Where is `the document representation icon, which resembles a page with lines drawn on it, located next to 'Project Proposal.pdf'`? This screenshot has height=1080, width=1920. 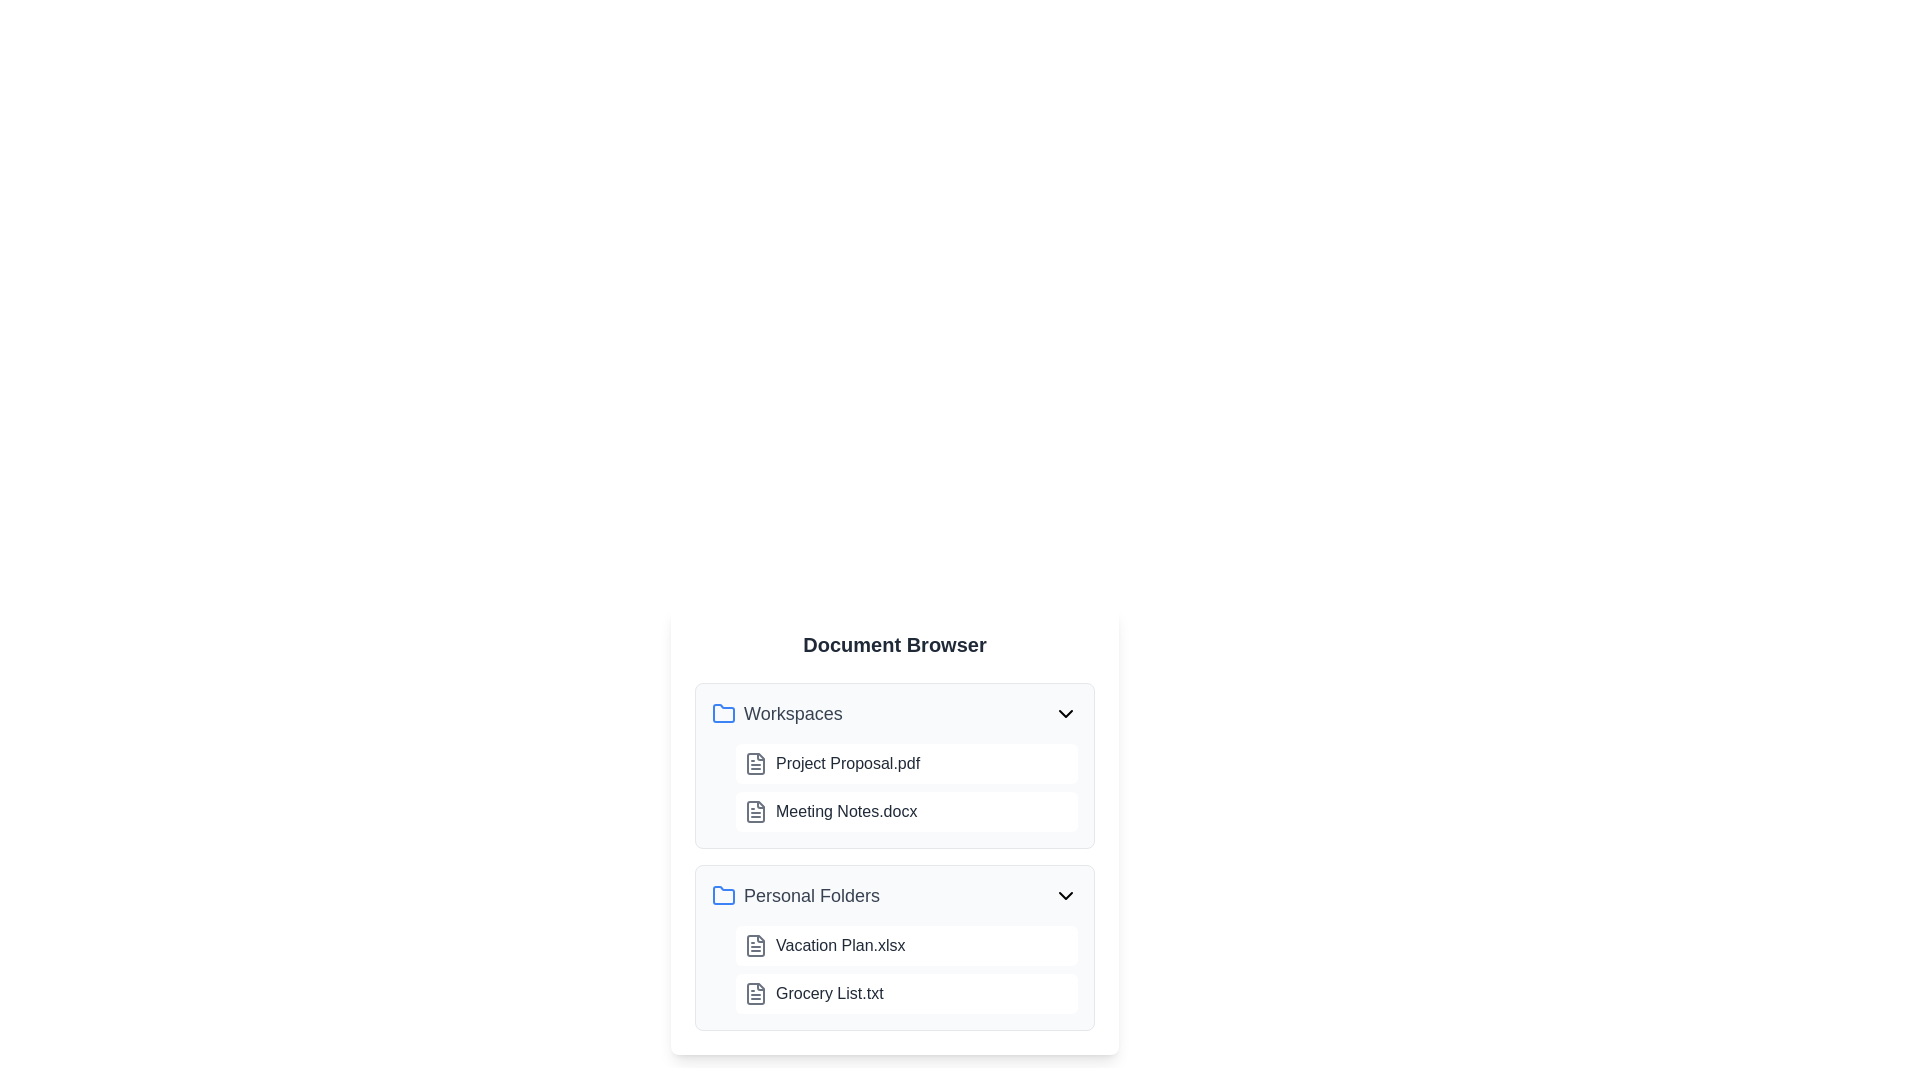
the document representation icon, which resembles a page with lines drawn on it, located next to 'Project Proposal.pdf' is located at coordinates (754, 763).